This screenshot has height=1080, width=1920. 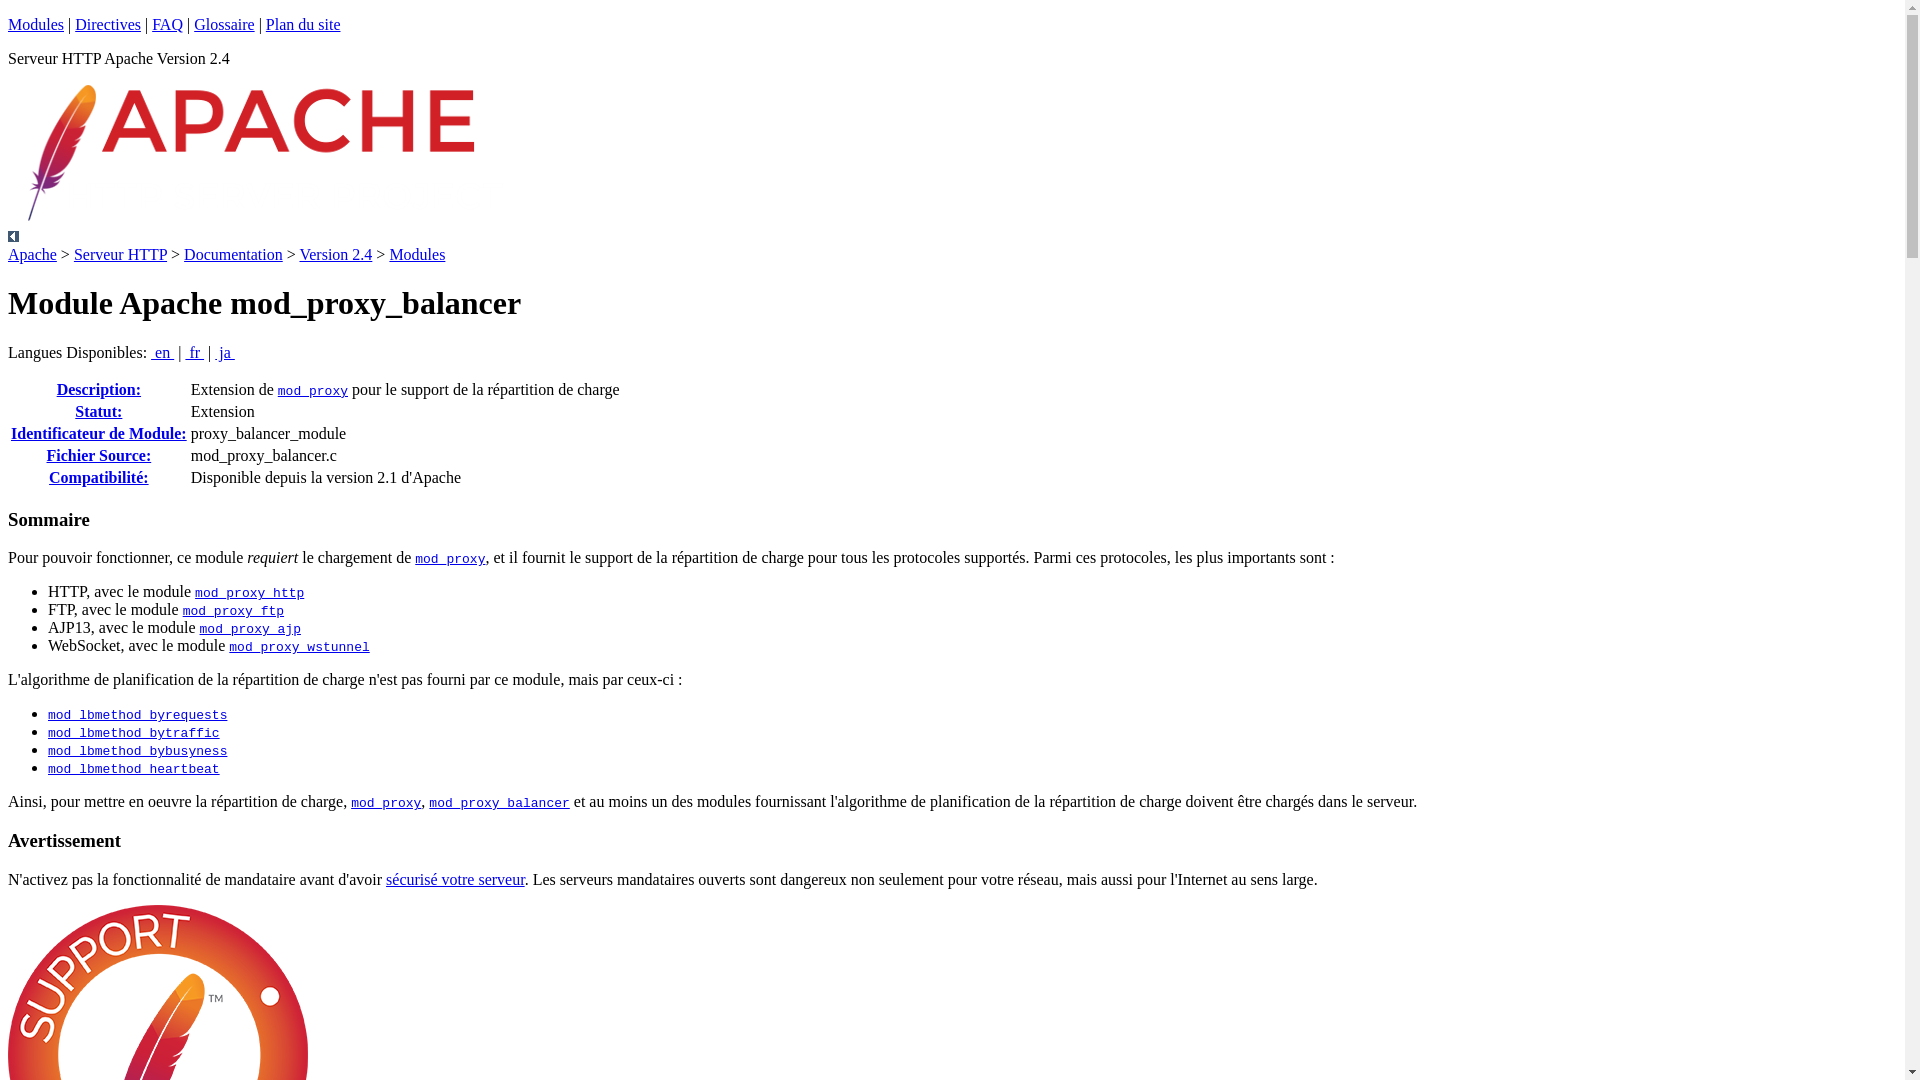 What do you see at coordinates (8, 235) in the screenshot?
I see `'<-'` at bounding box center [8, 235].